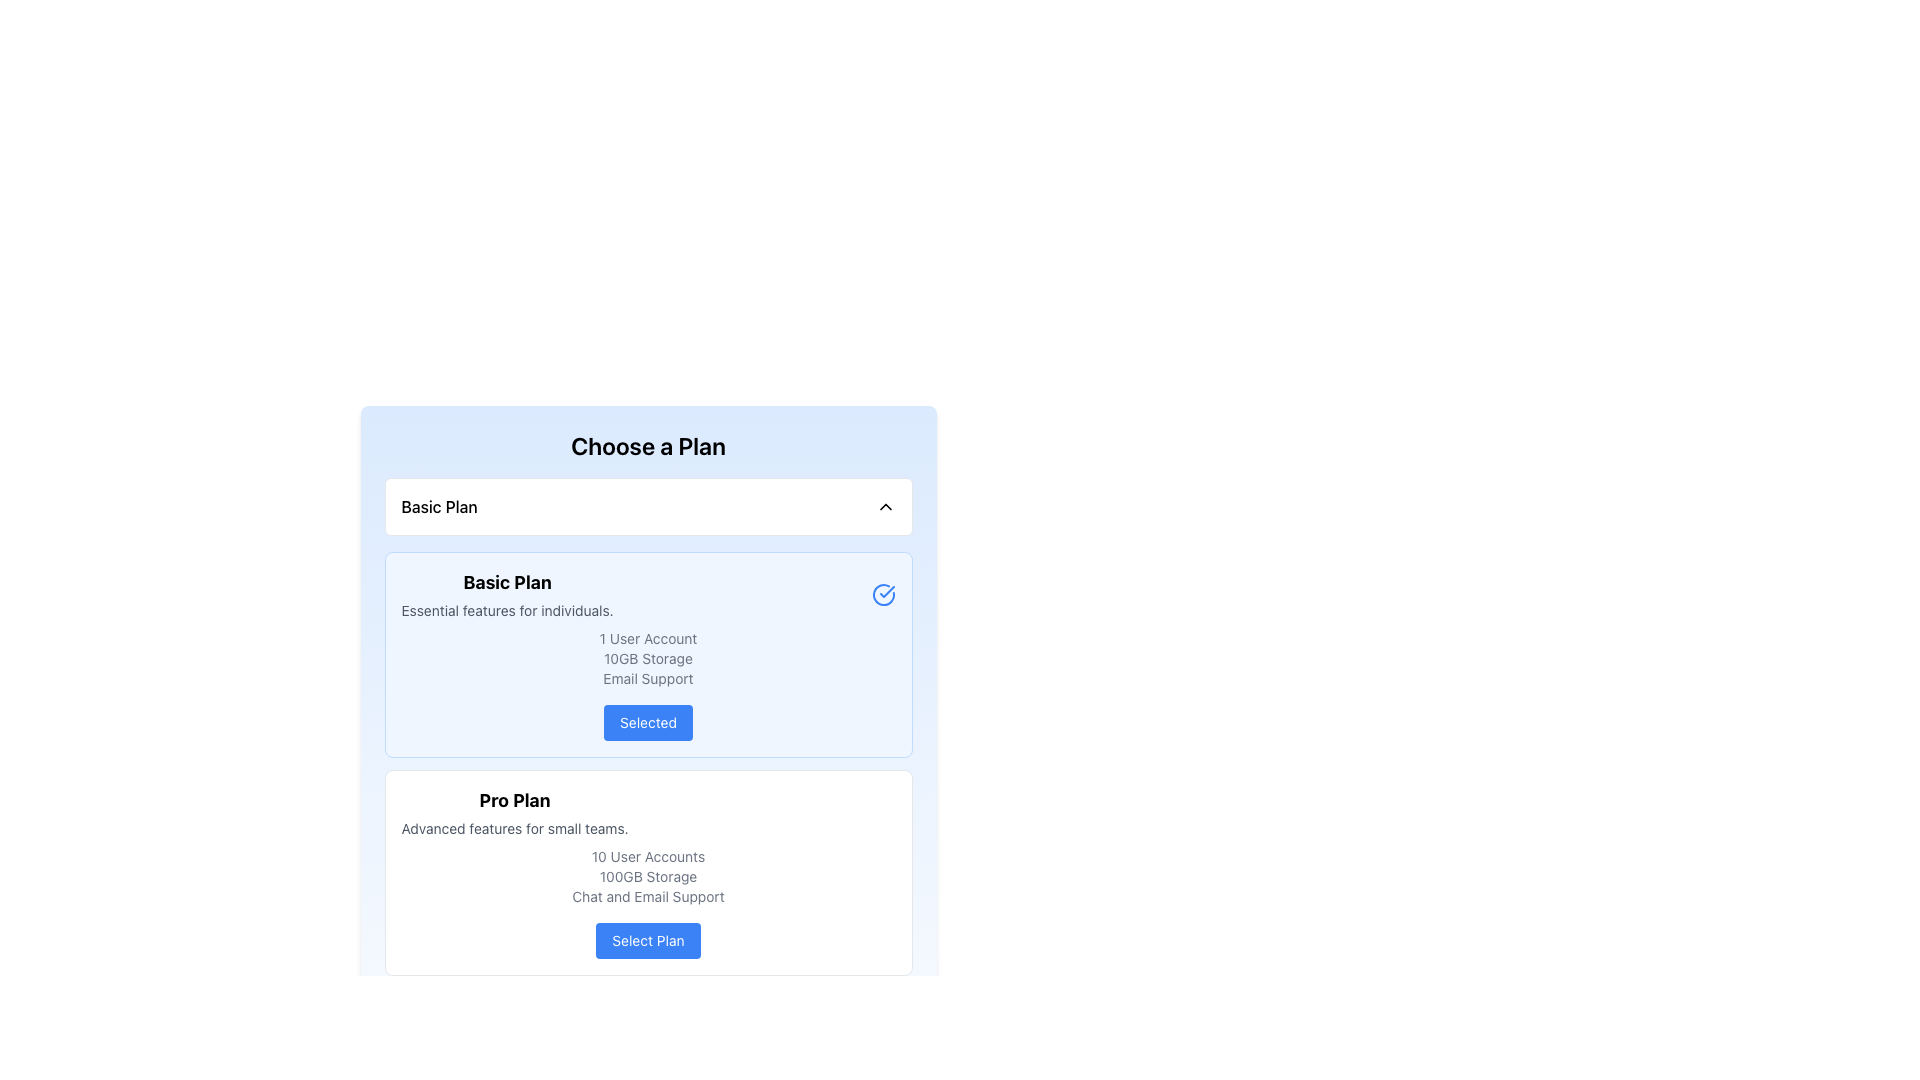  Describe the element at coordinates (882, 593) in the screenshot. I see `the visual indicator icon for the selected 'Basic Plan', which is located to the right of the section title and above the description` at that location.